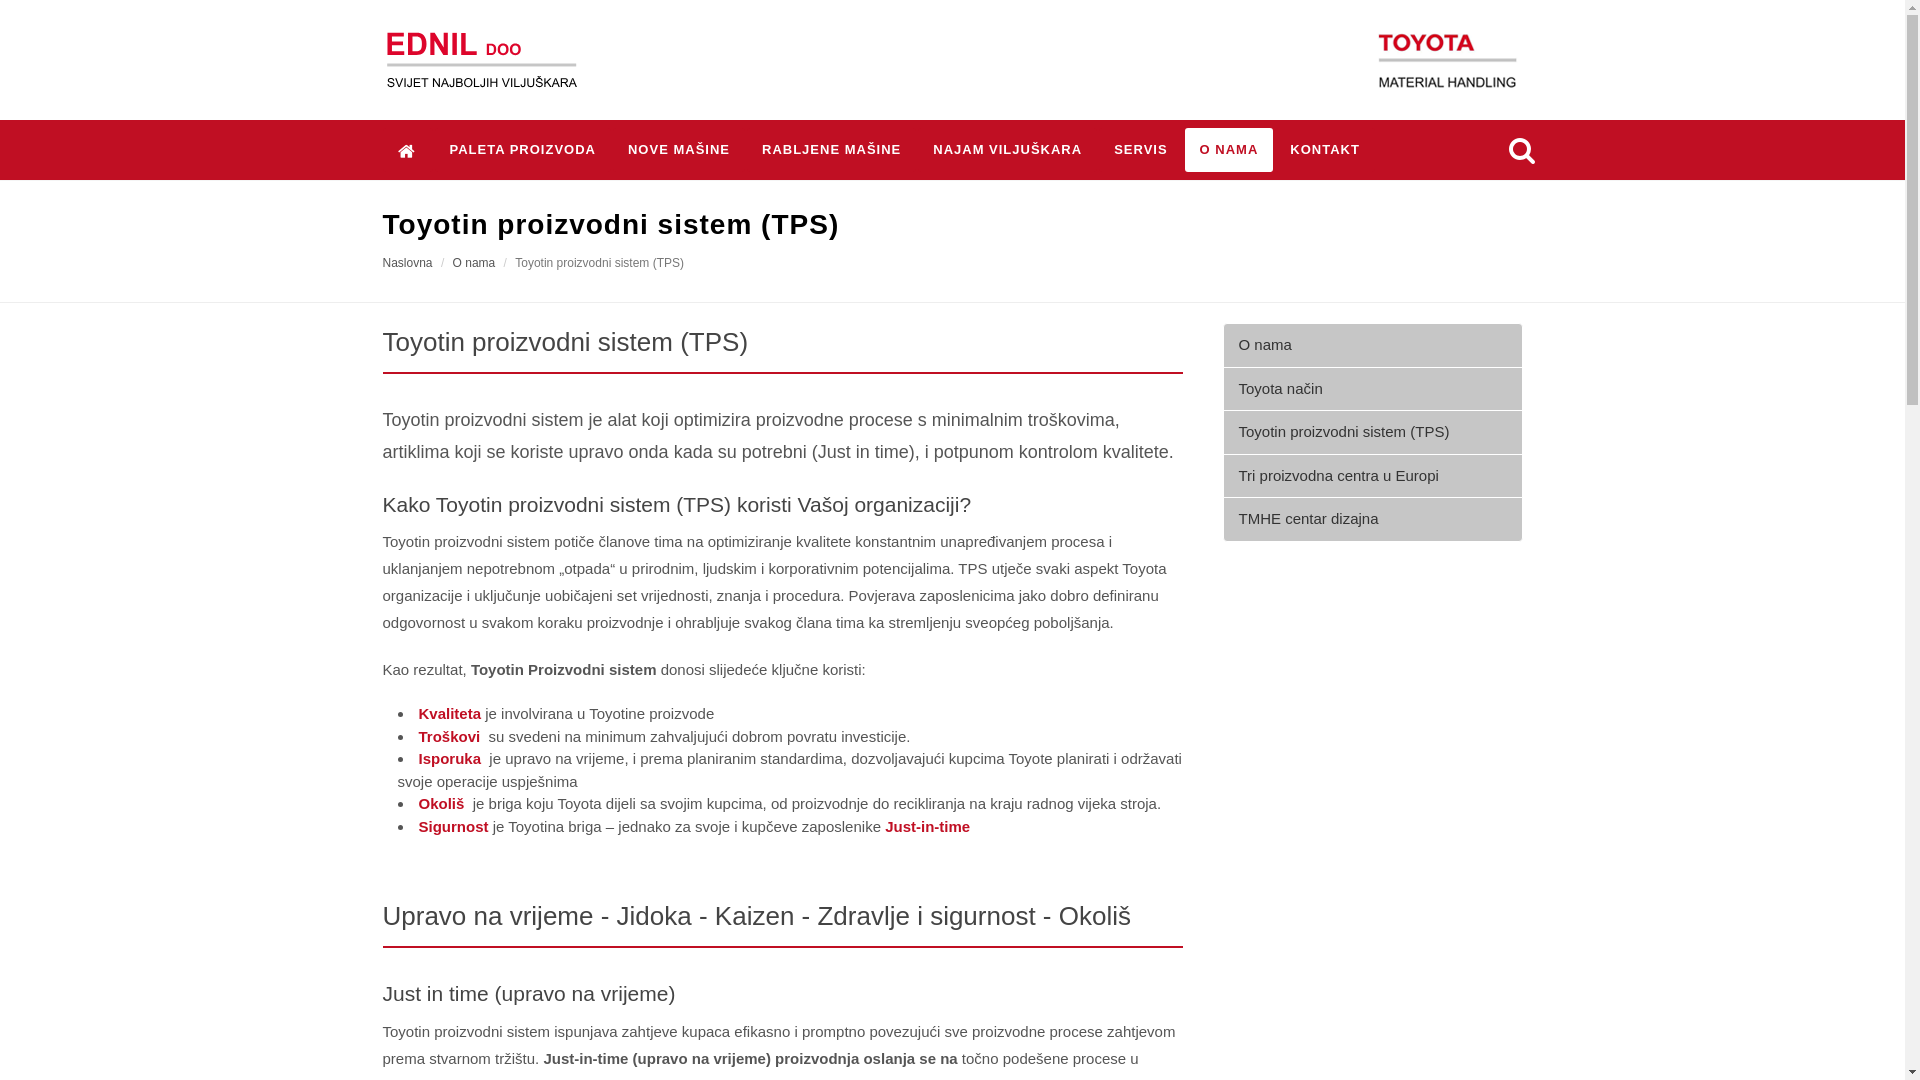 This screenshot has height=1080, width=1920. What do you see at coordinates (448, 712) in the screenshot?
I see `'Kvaliteta'` at bounding box center [448, 712].